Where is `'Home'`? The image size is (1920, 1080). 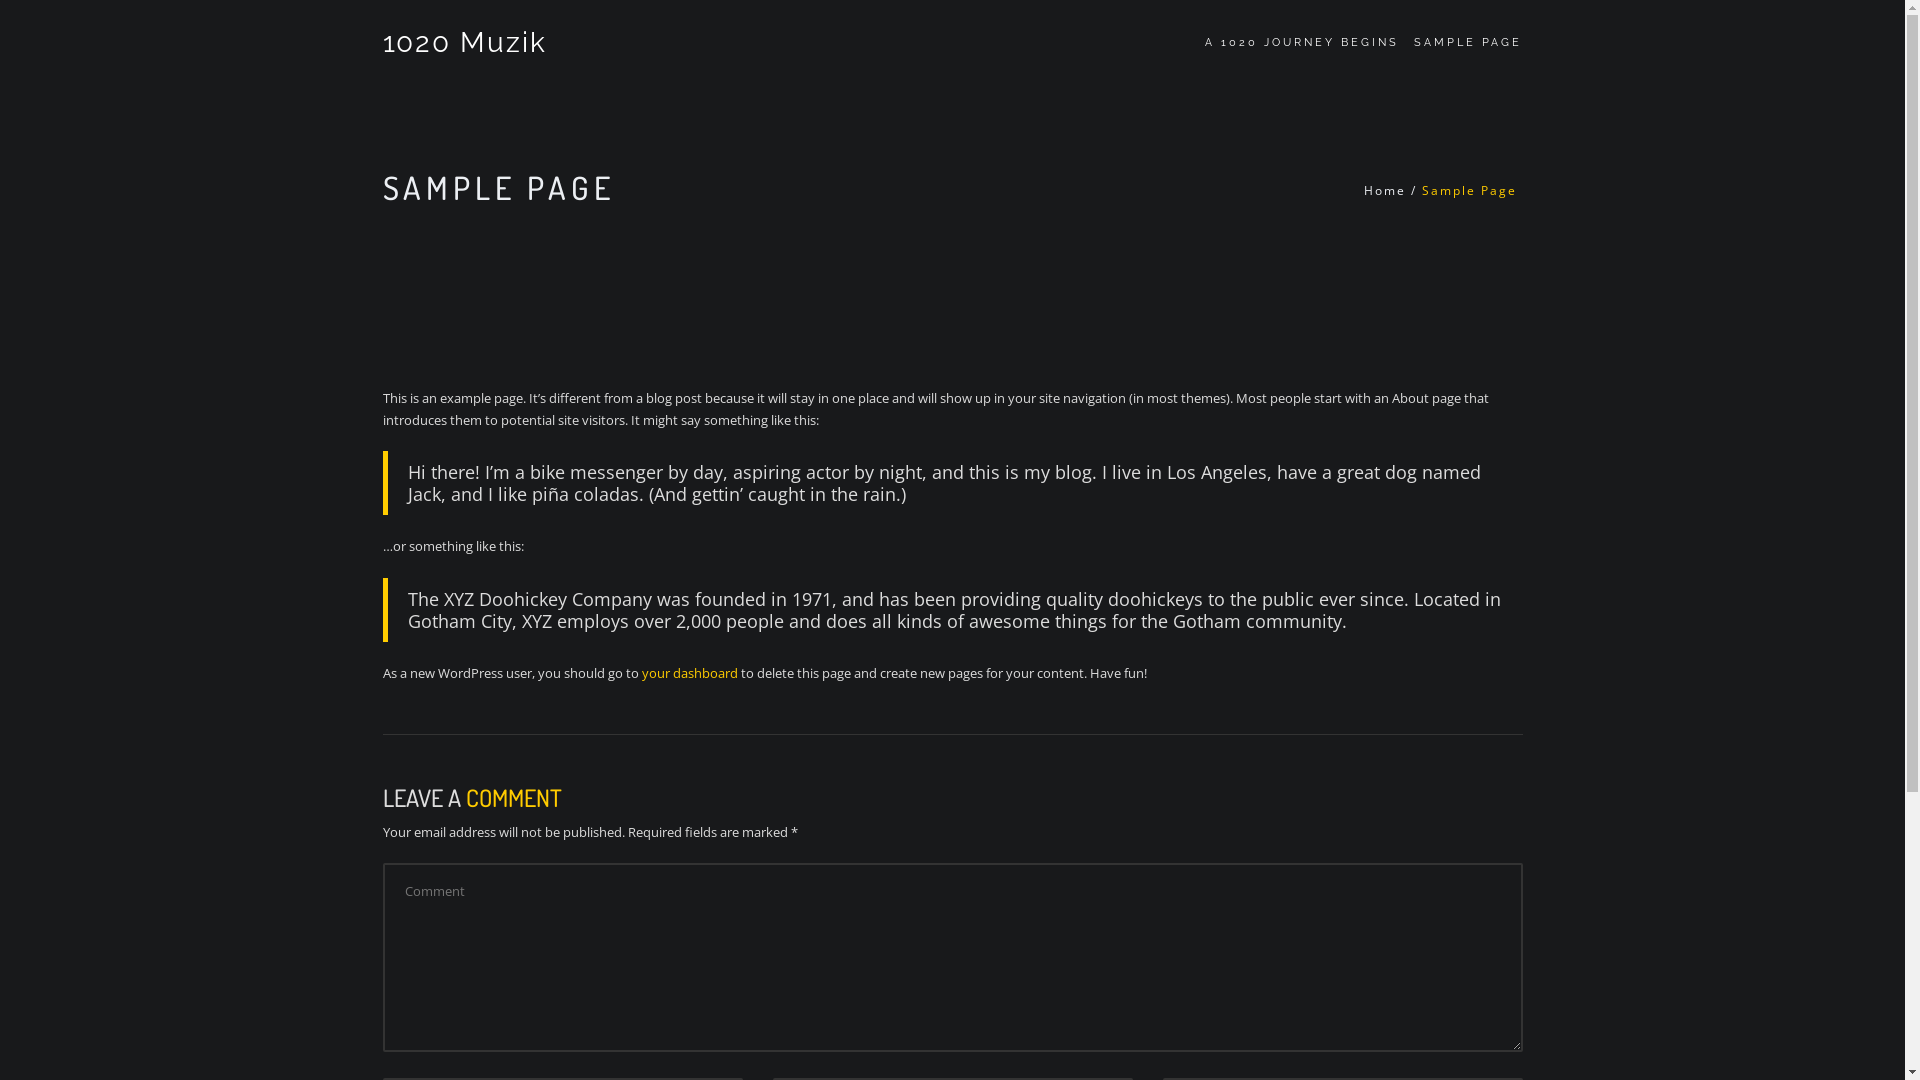 'Home' is located at coordinates (1384, 190).